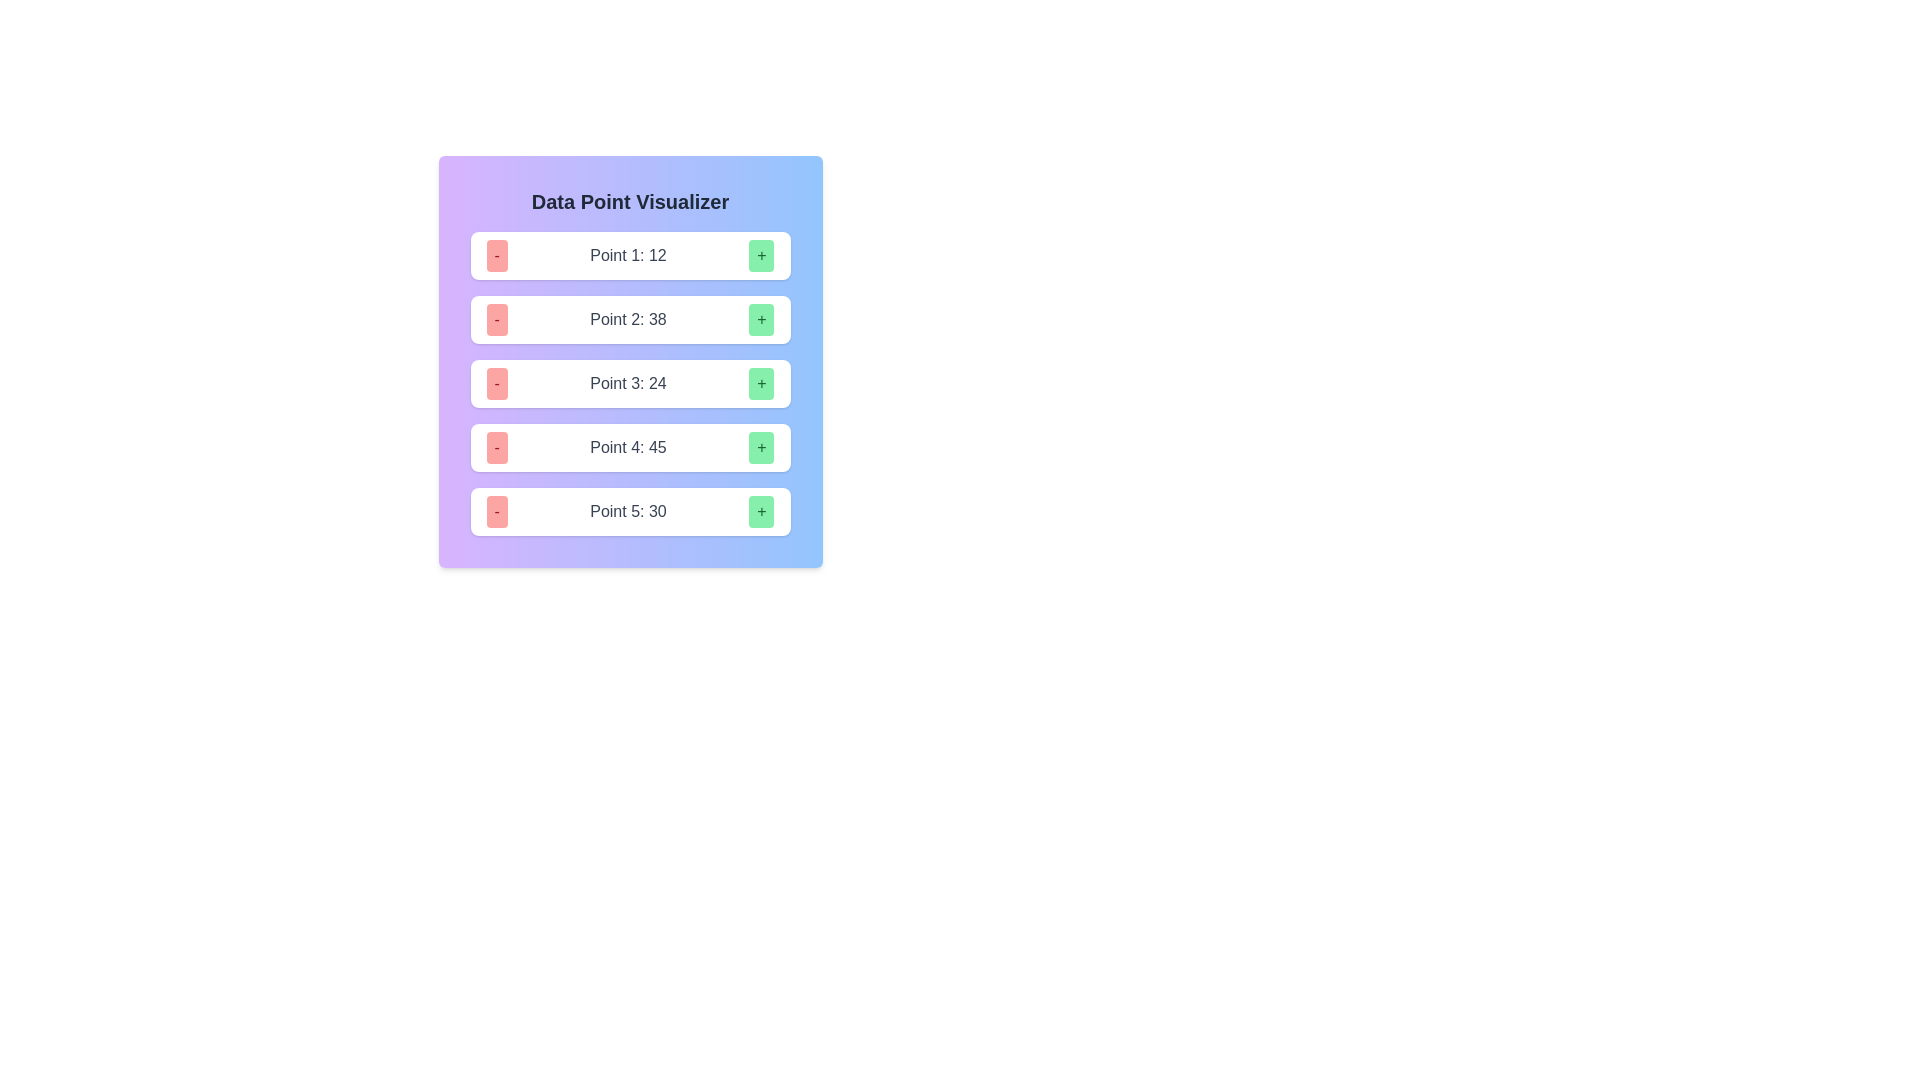 This screenshot has width=1920, height=1080. What do you see at coordinates (760, 446) in the screenshot?
I see `the button that increases the count for 'Point 4: 45'` at bounding box center [760, 446].